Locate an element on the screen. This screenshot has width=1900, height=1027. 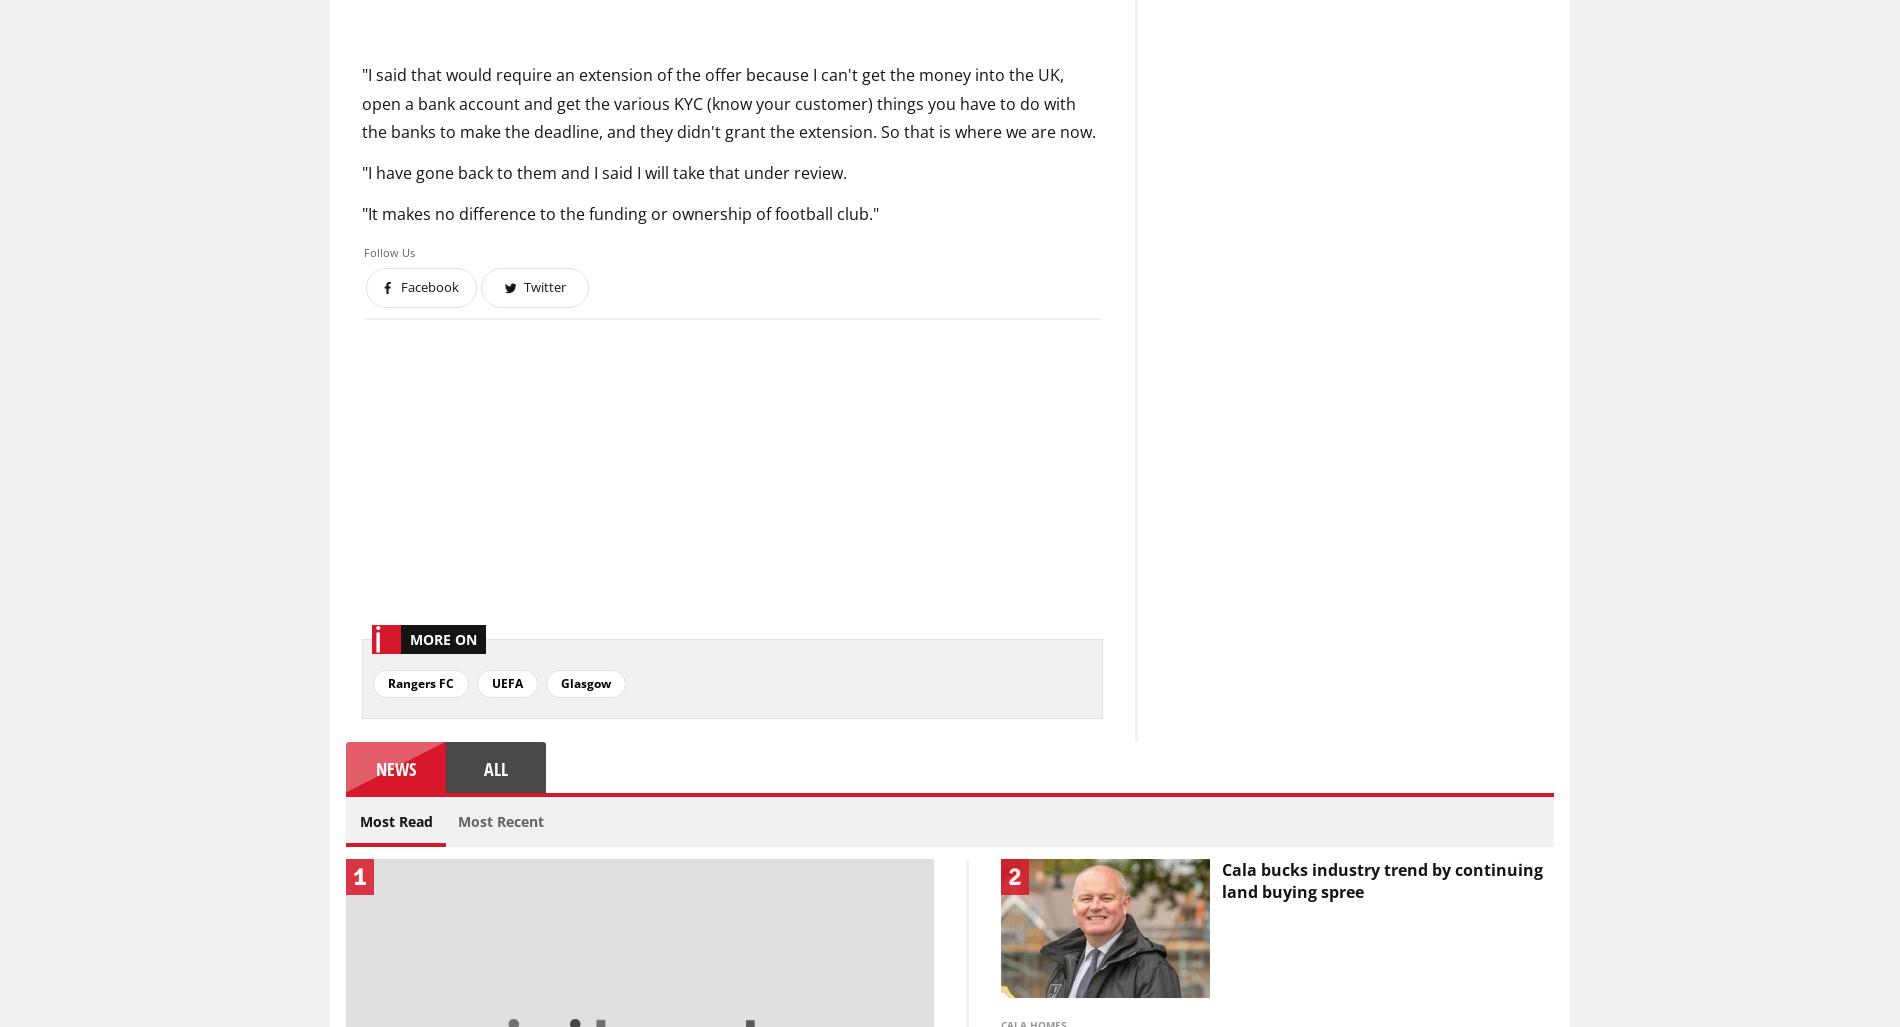
'Glasgow' is located at coordinates (585, 681).